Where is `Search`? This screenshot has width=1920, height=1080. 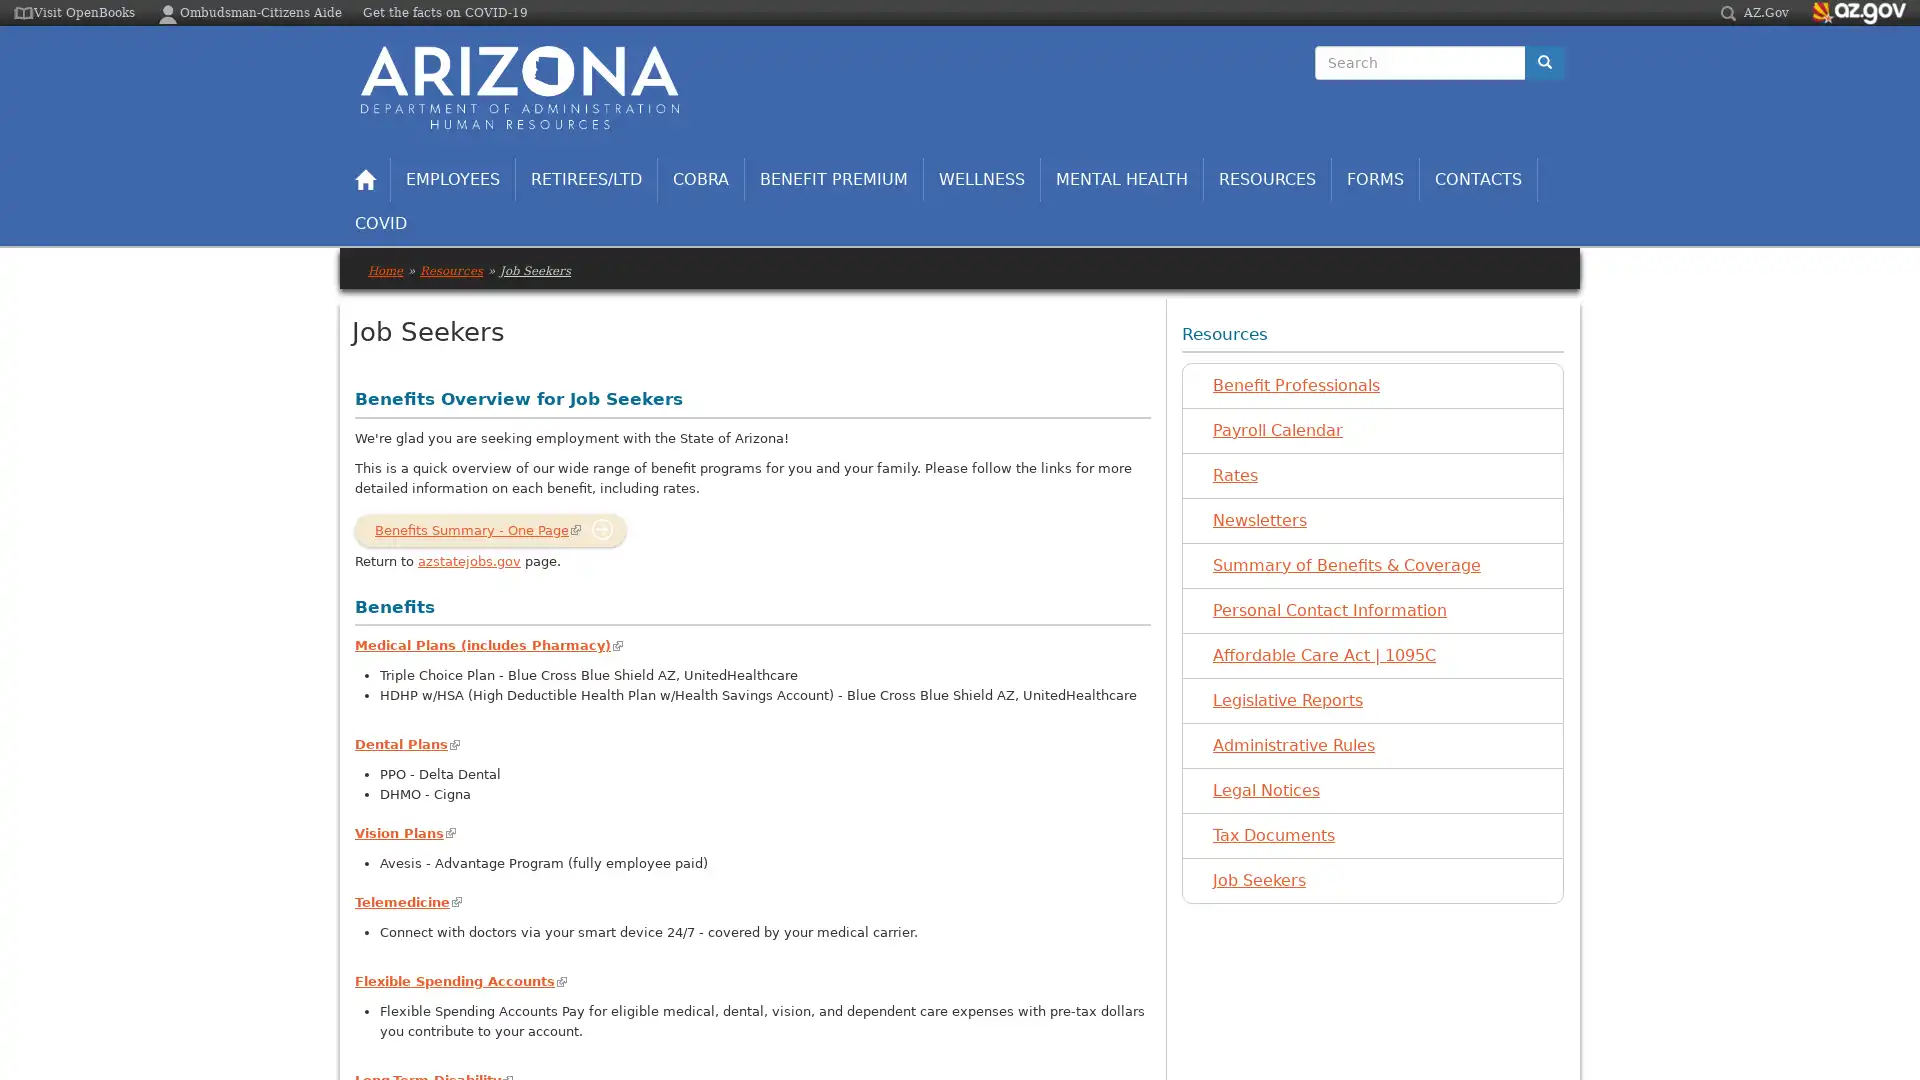 Search is located at coordinates (1315, 80).